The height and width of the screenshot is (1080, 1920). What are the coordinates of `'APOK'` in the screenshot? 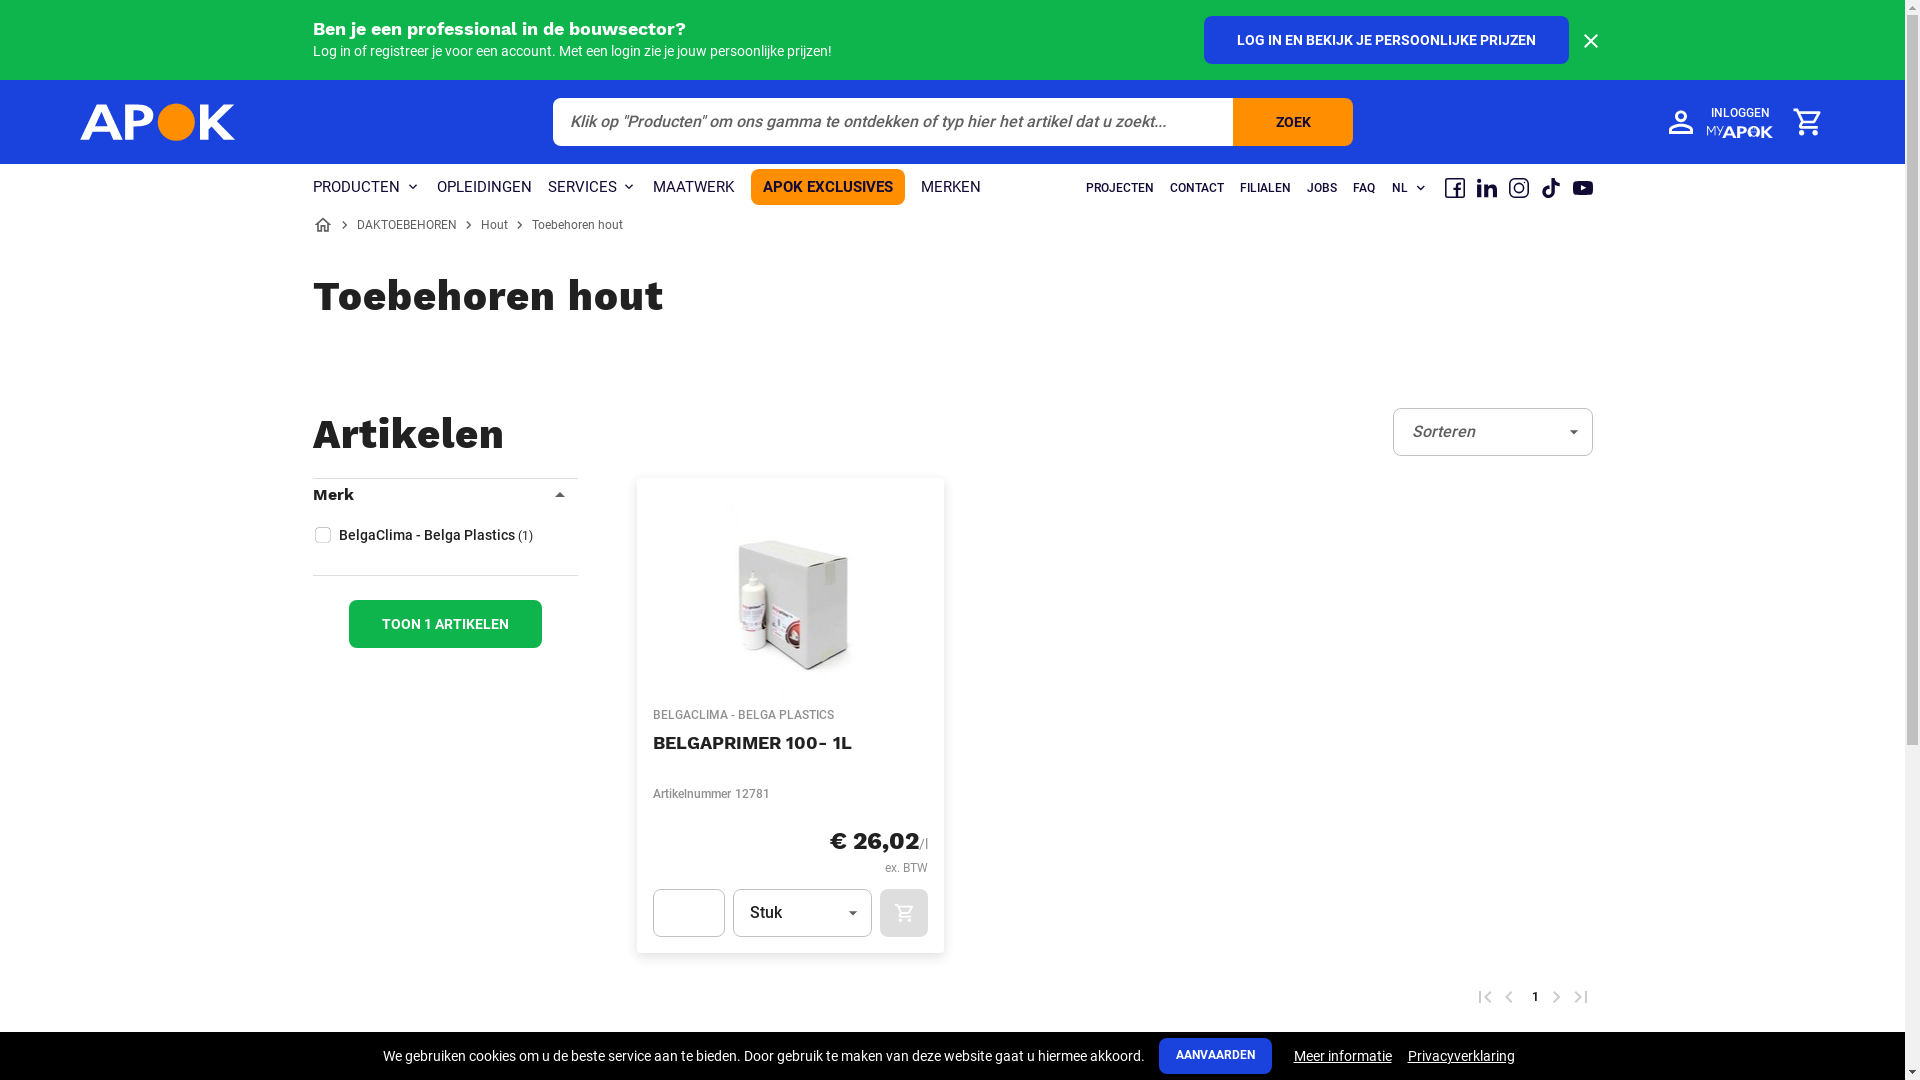 It's located at (157, 122).